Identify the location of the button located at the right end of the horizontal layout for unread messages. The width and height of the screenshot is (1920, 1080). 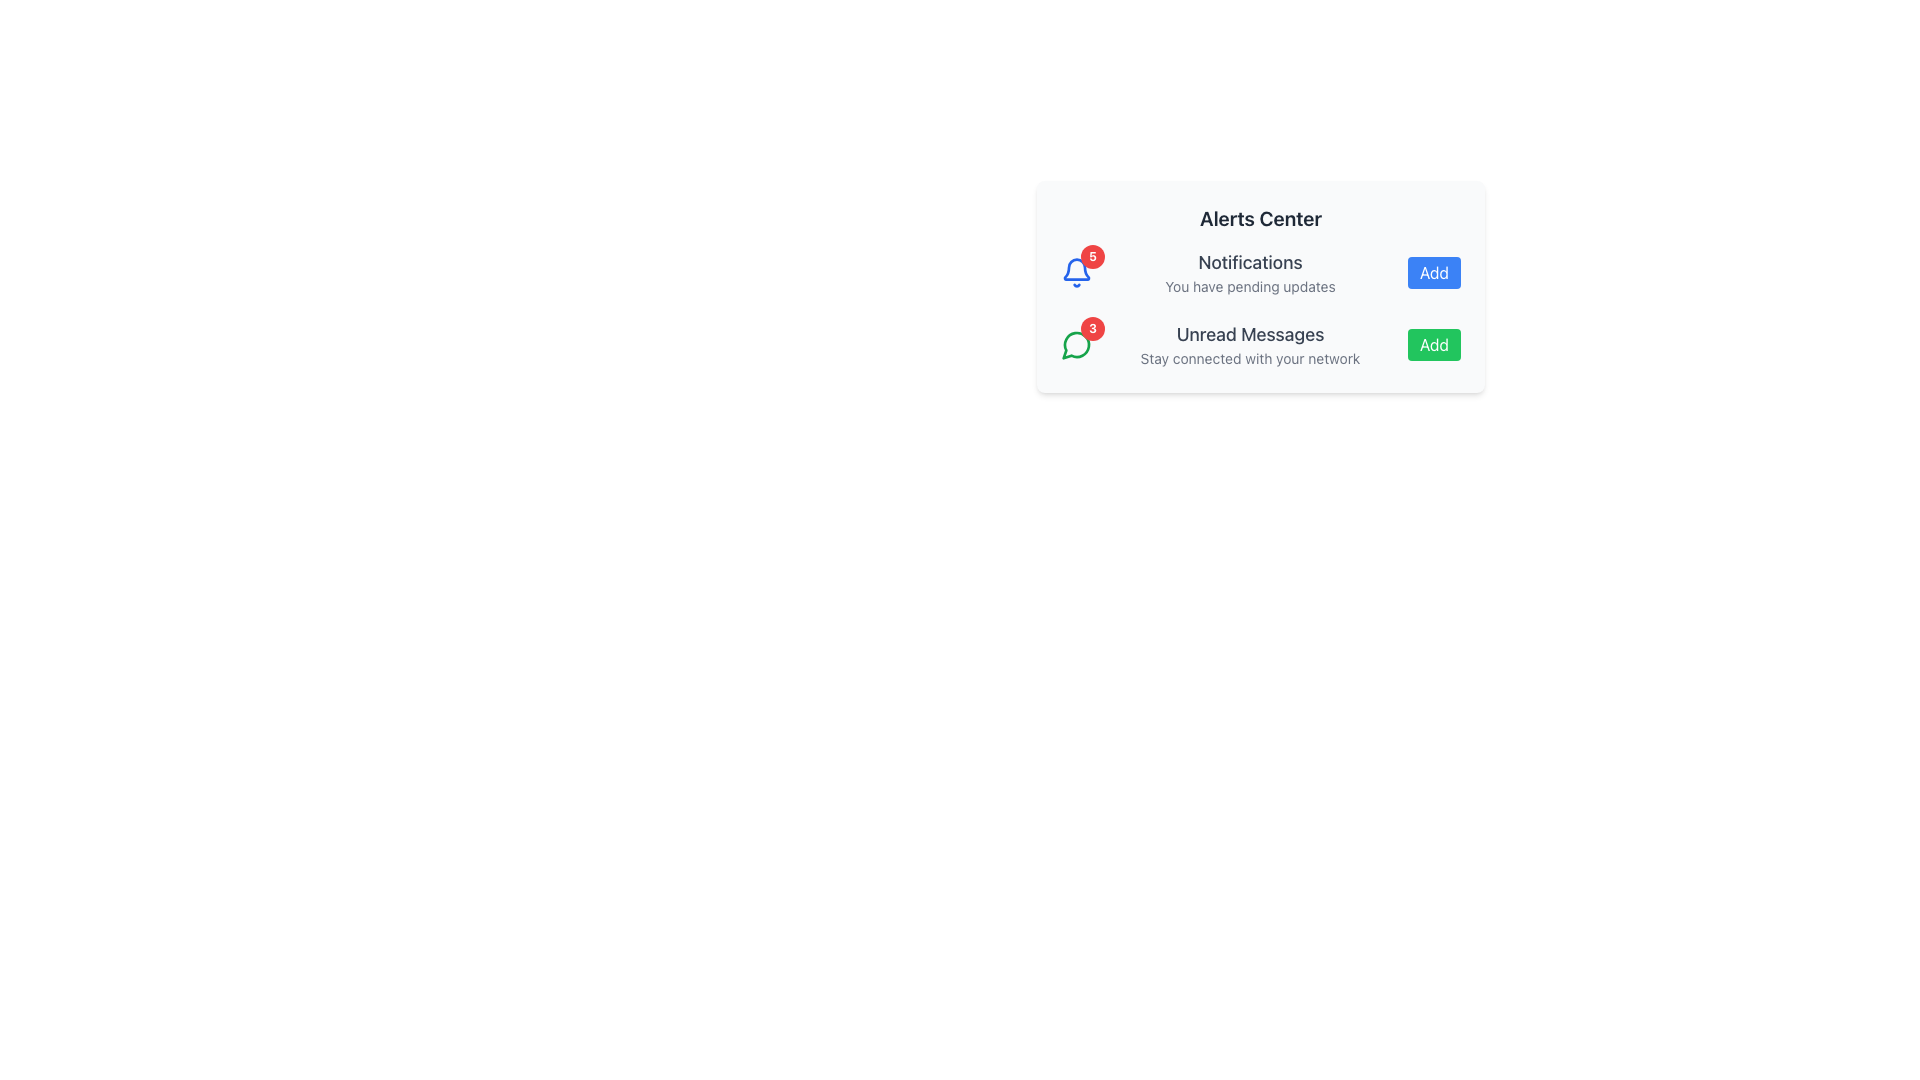
(1433, 343).